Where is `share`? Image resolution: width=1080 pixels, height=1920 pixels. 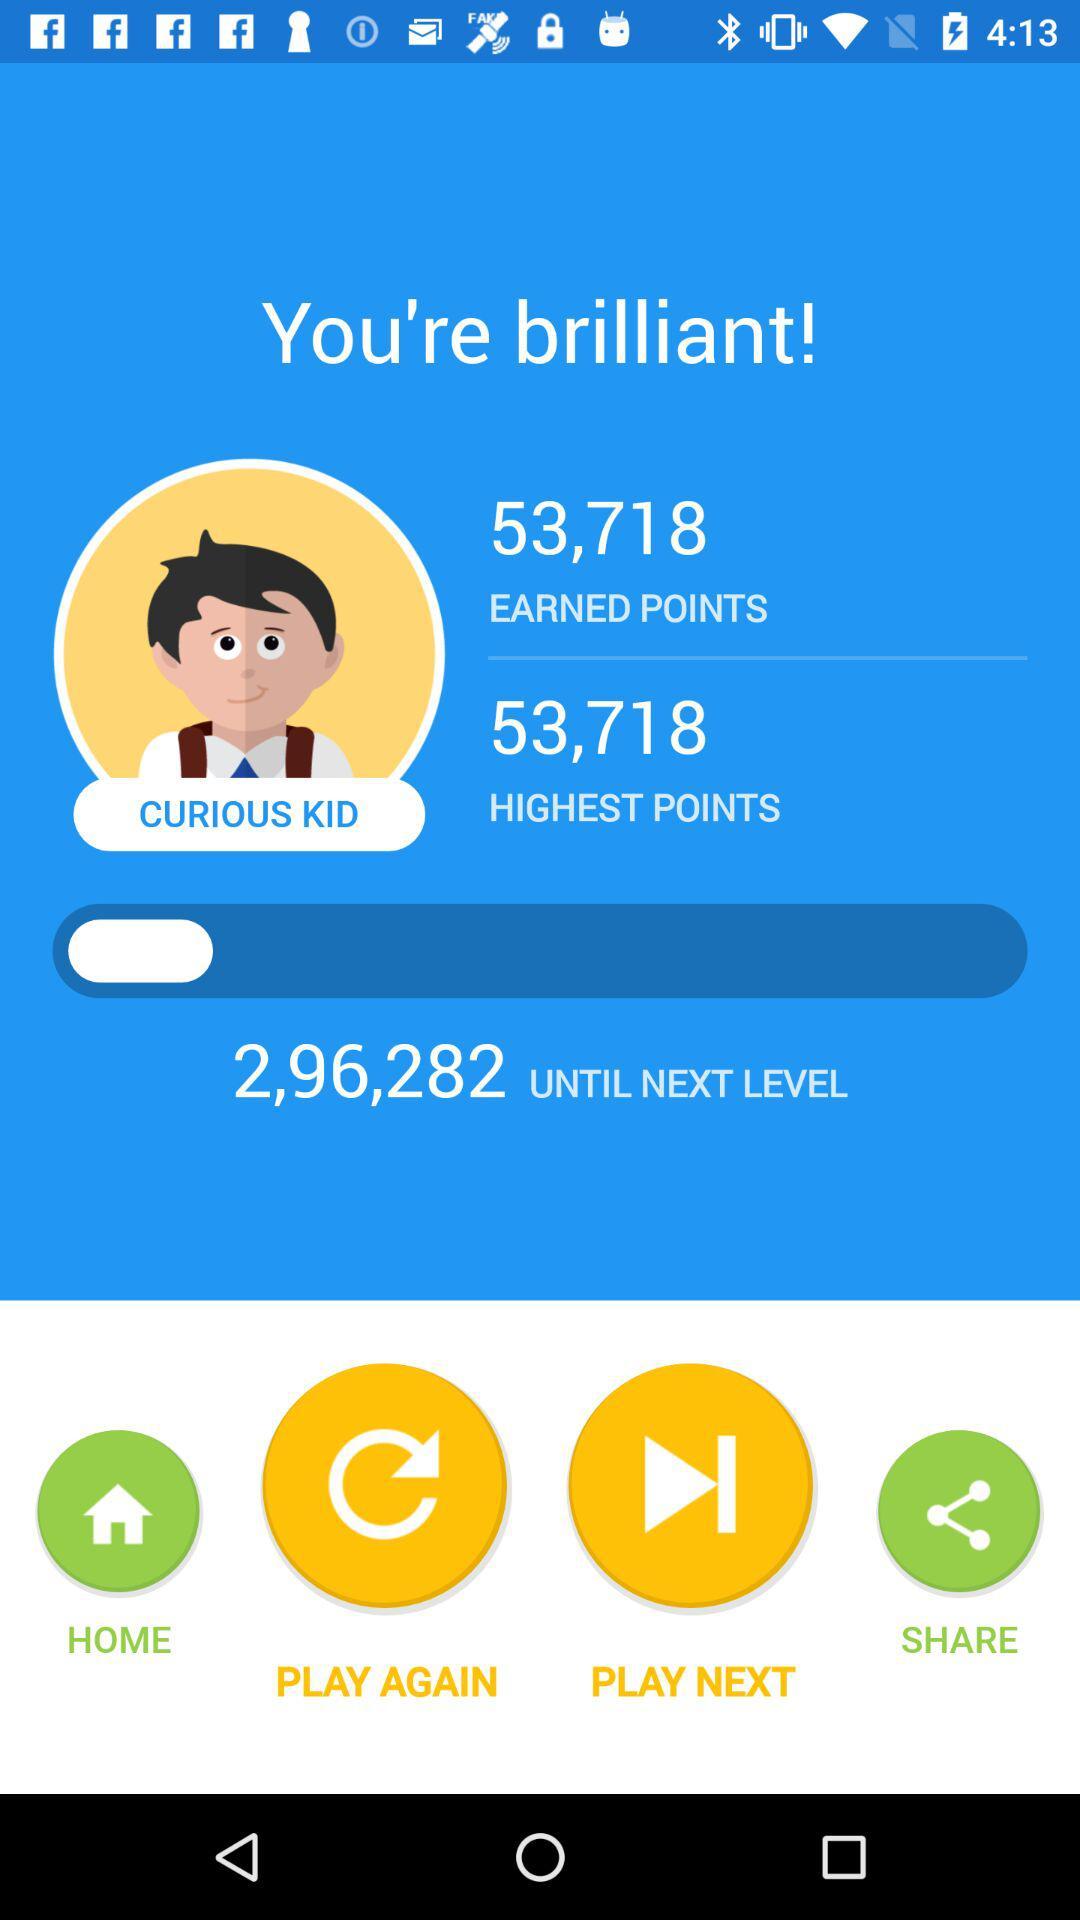 share is located at coordinates (958, 1638).